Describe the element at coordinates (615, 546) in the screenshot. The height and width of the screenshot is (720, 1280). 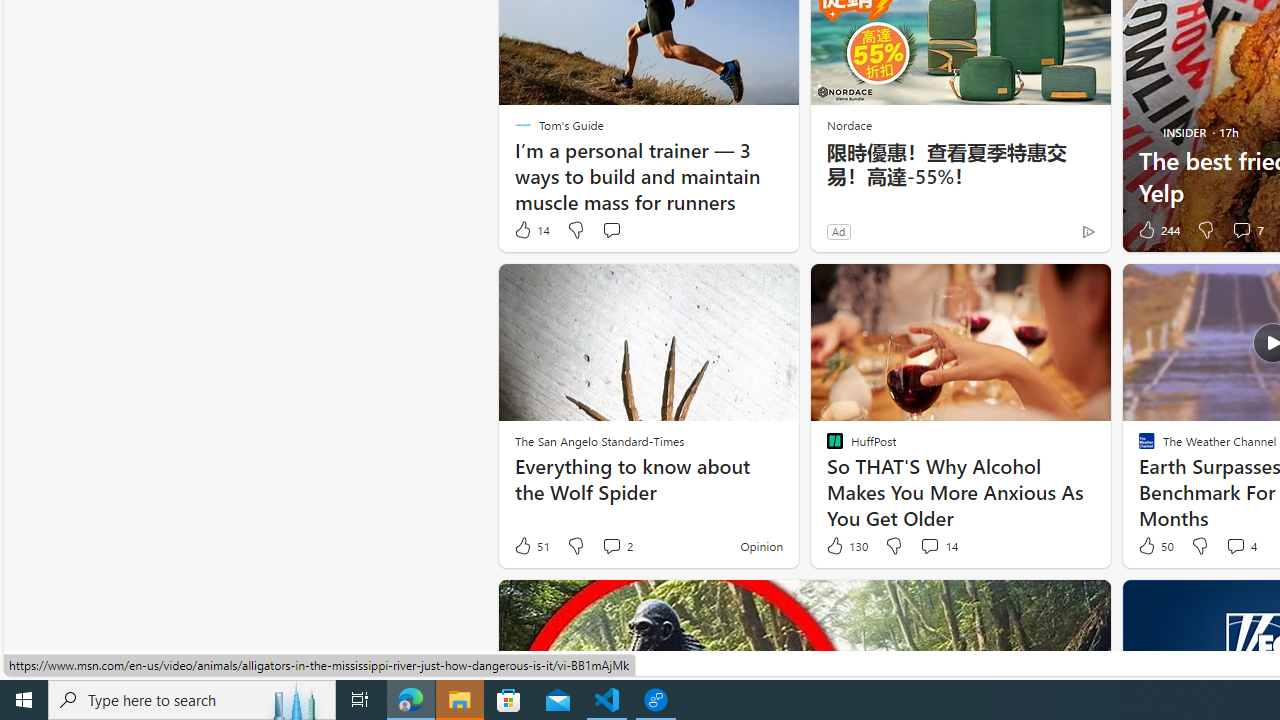
I see `'View comments 2 Comment'` at that location.